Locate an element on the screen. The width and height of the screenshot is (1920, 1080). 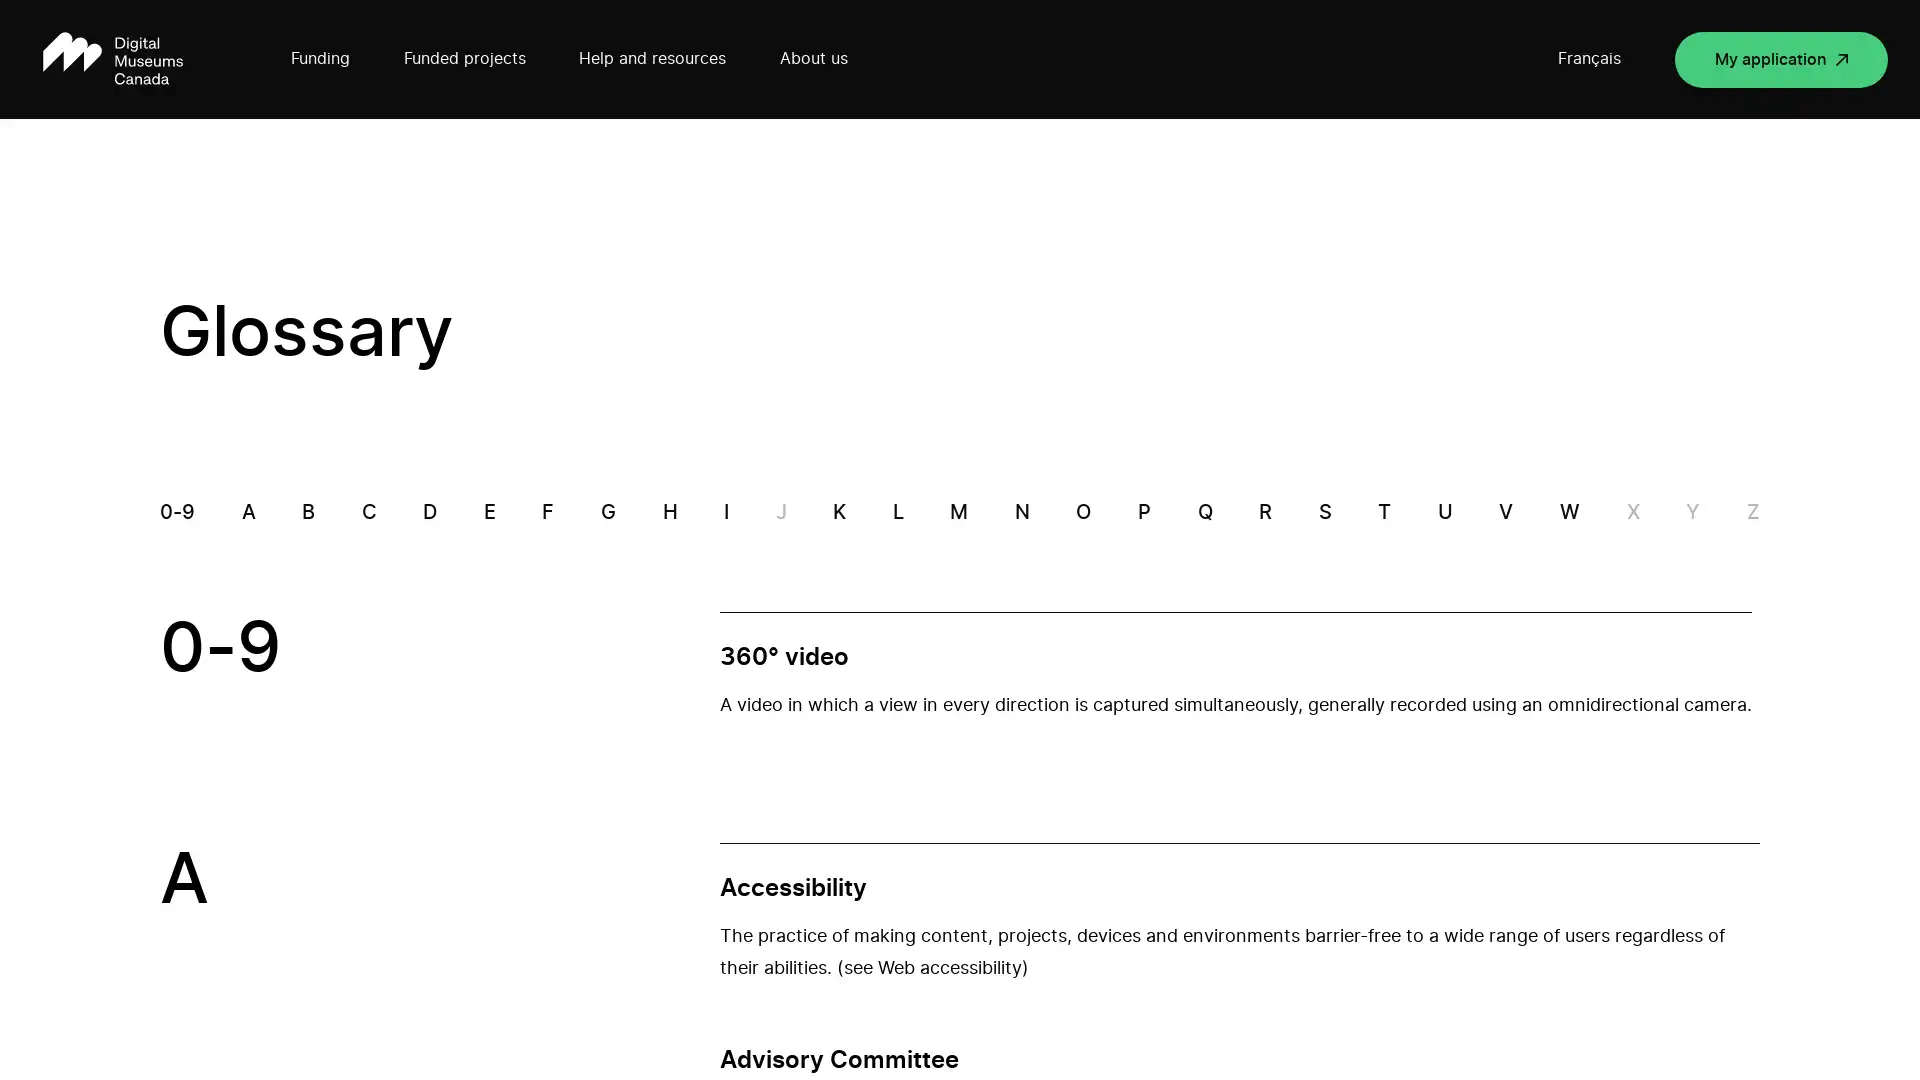
L is located at coordinates (896, 512).